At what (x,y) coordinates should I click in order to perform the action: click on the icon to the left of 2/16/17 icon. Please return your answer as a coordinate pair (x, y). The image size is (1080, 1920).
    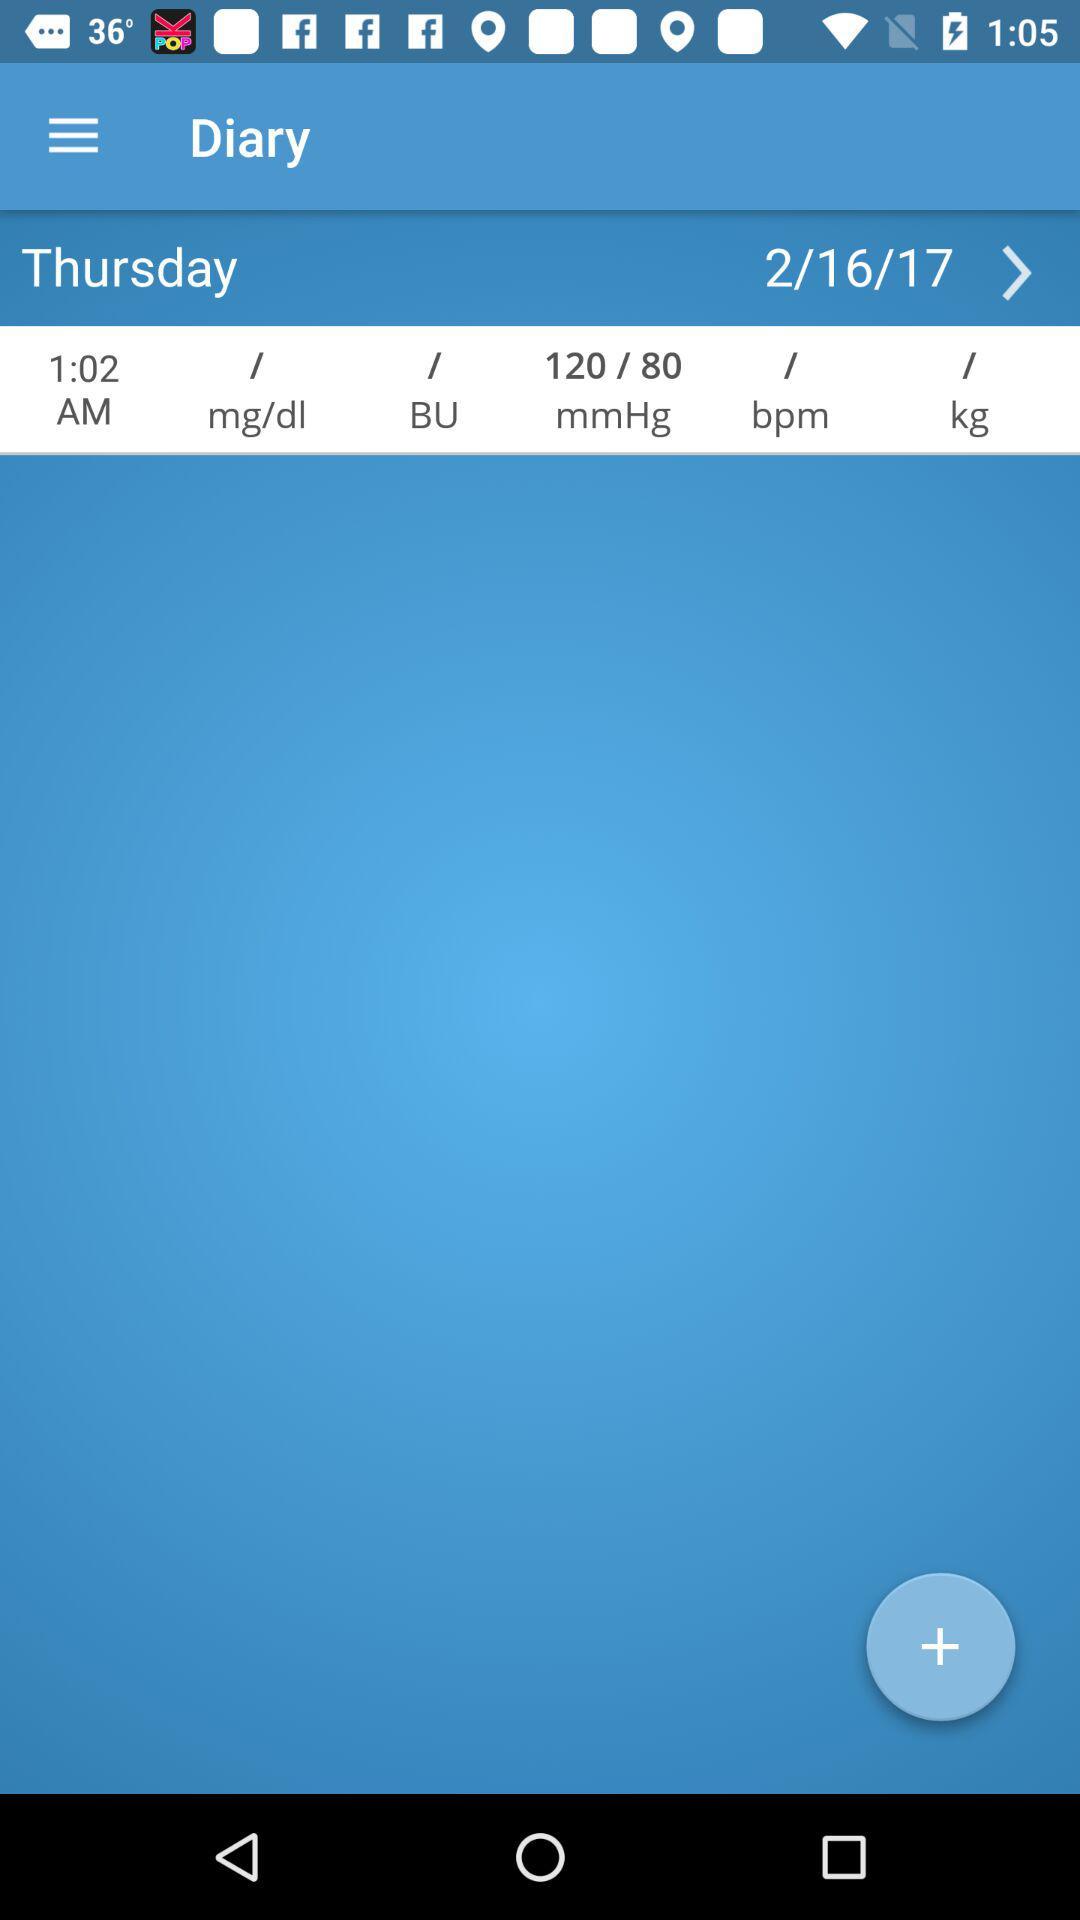
    Looking at the image, I should click on (129, 264).